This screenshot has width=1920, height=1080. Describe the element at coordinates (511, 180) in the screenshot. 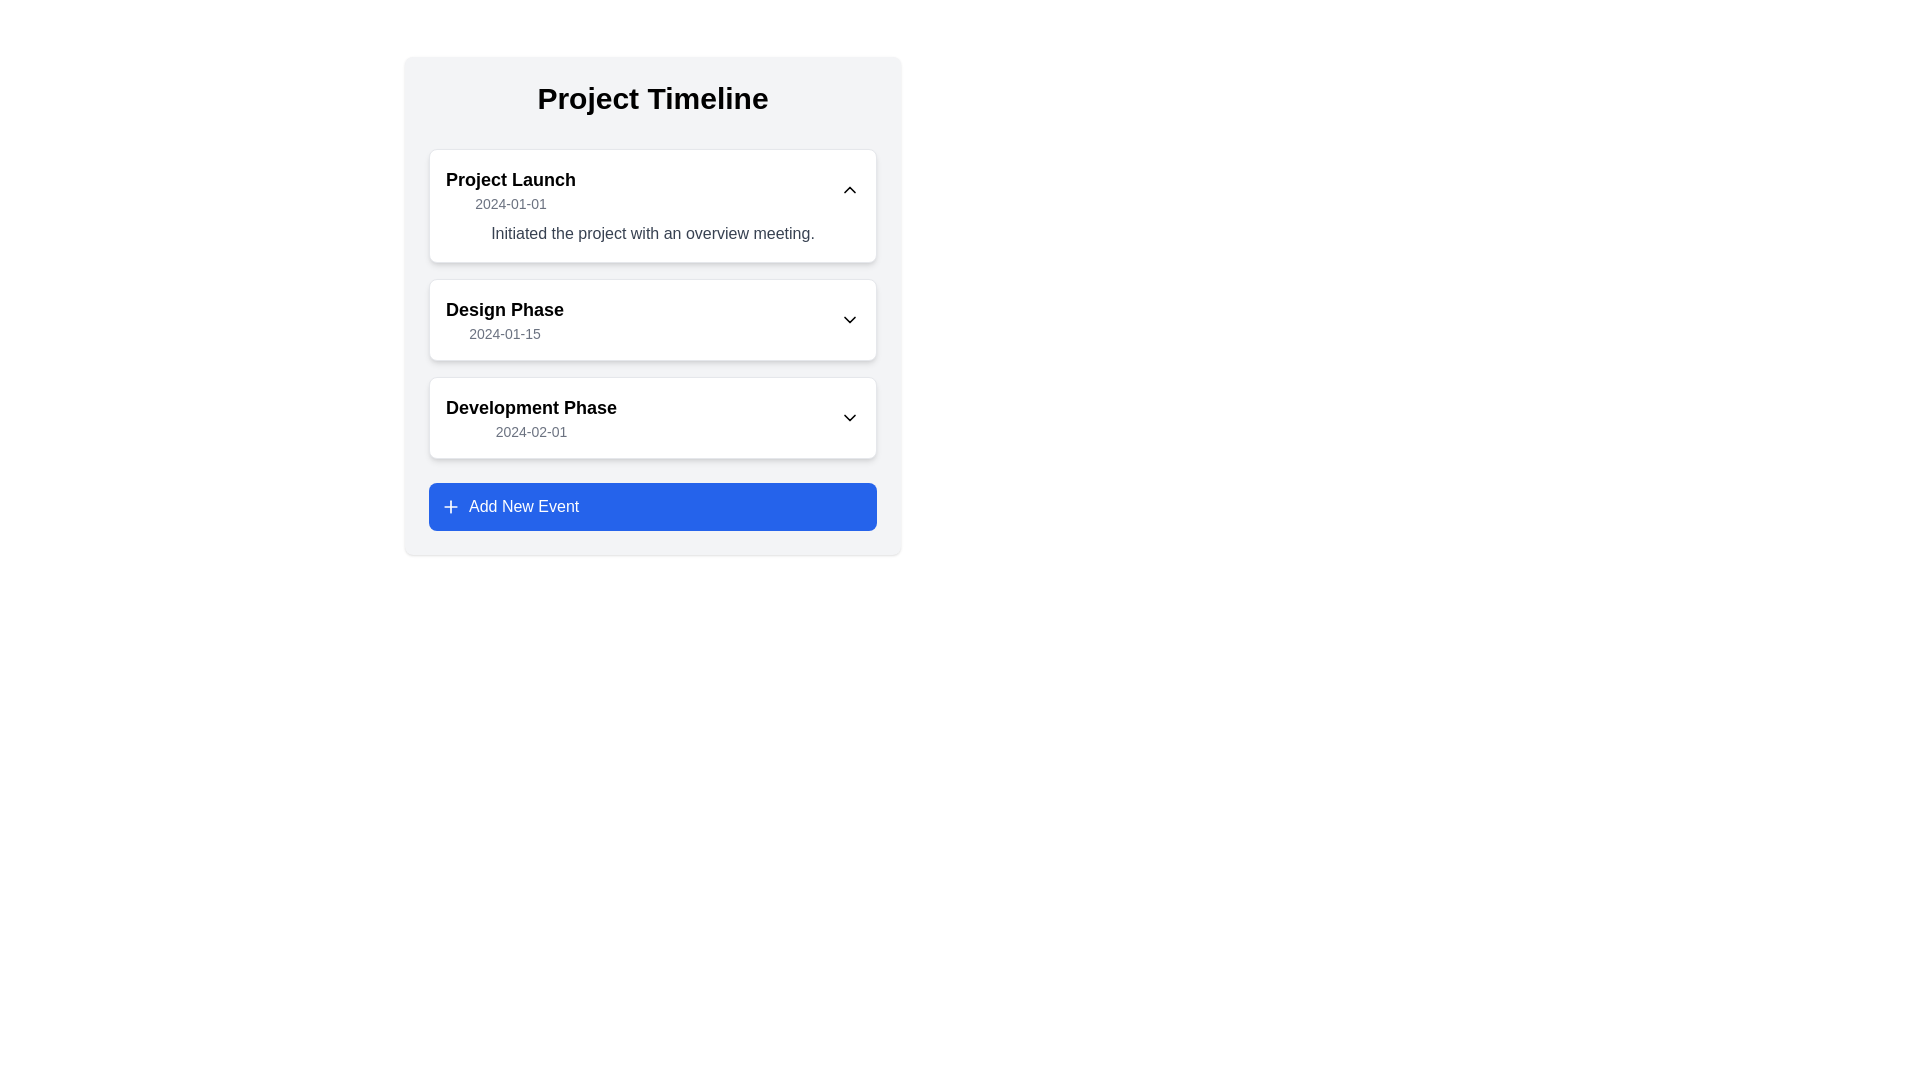

I see `text label 'Project Launch' located at the top of the first card component in the timeline interface` at that location.